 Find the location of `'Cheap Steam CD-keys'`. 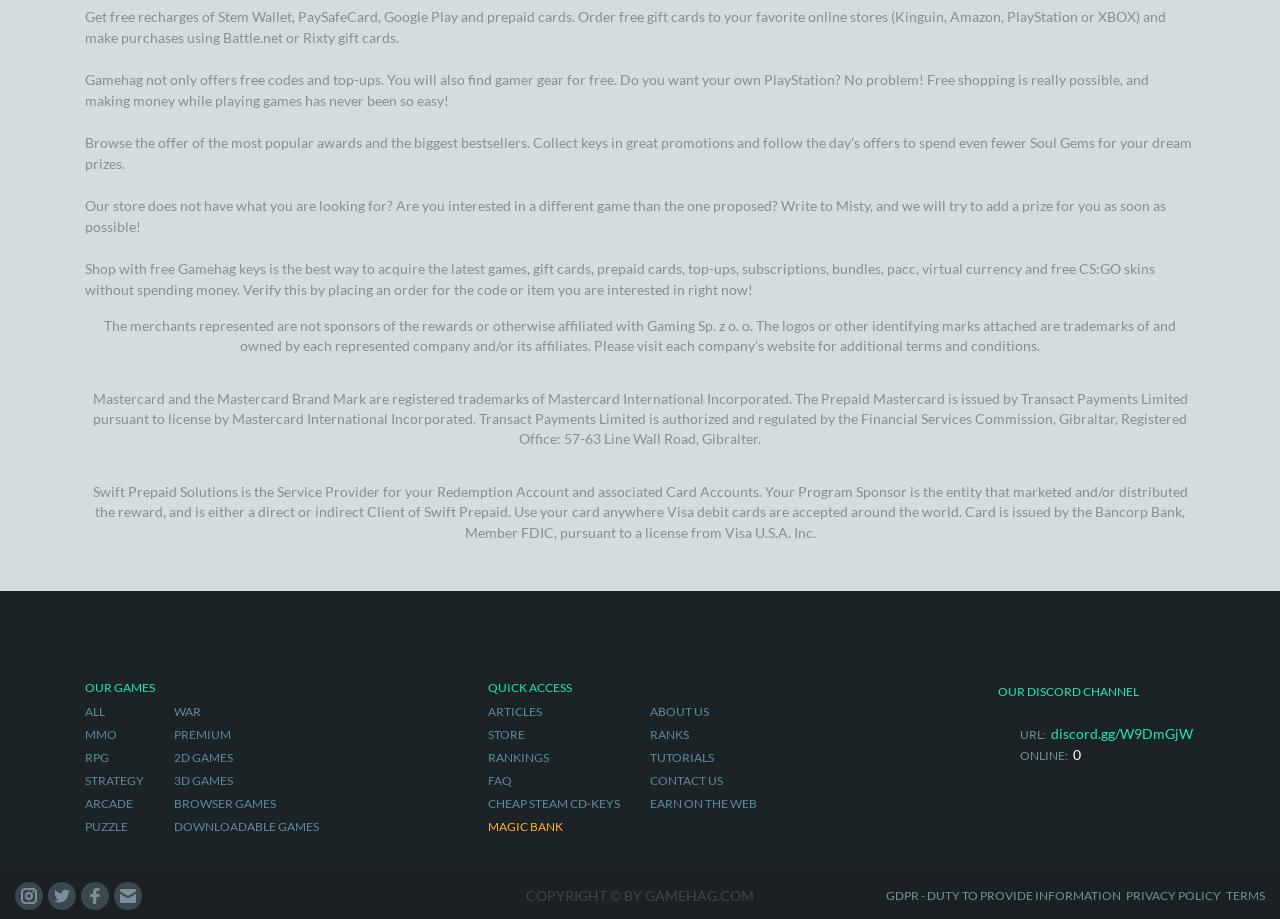

'Cheap Steam CD-keys' is located at coordinates (552, 275).